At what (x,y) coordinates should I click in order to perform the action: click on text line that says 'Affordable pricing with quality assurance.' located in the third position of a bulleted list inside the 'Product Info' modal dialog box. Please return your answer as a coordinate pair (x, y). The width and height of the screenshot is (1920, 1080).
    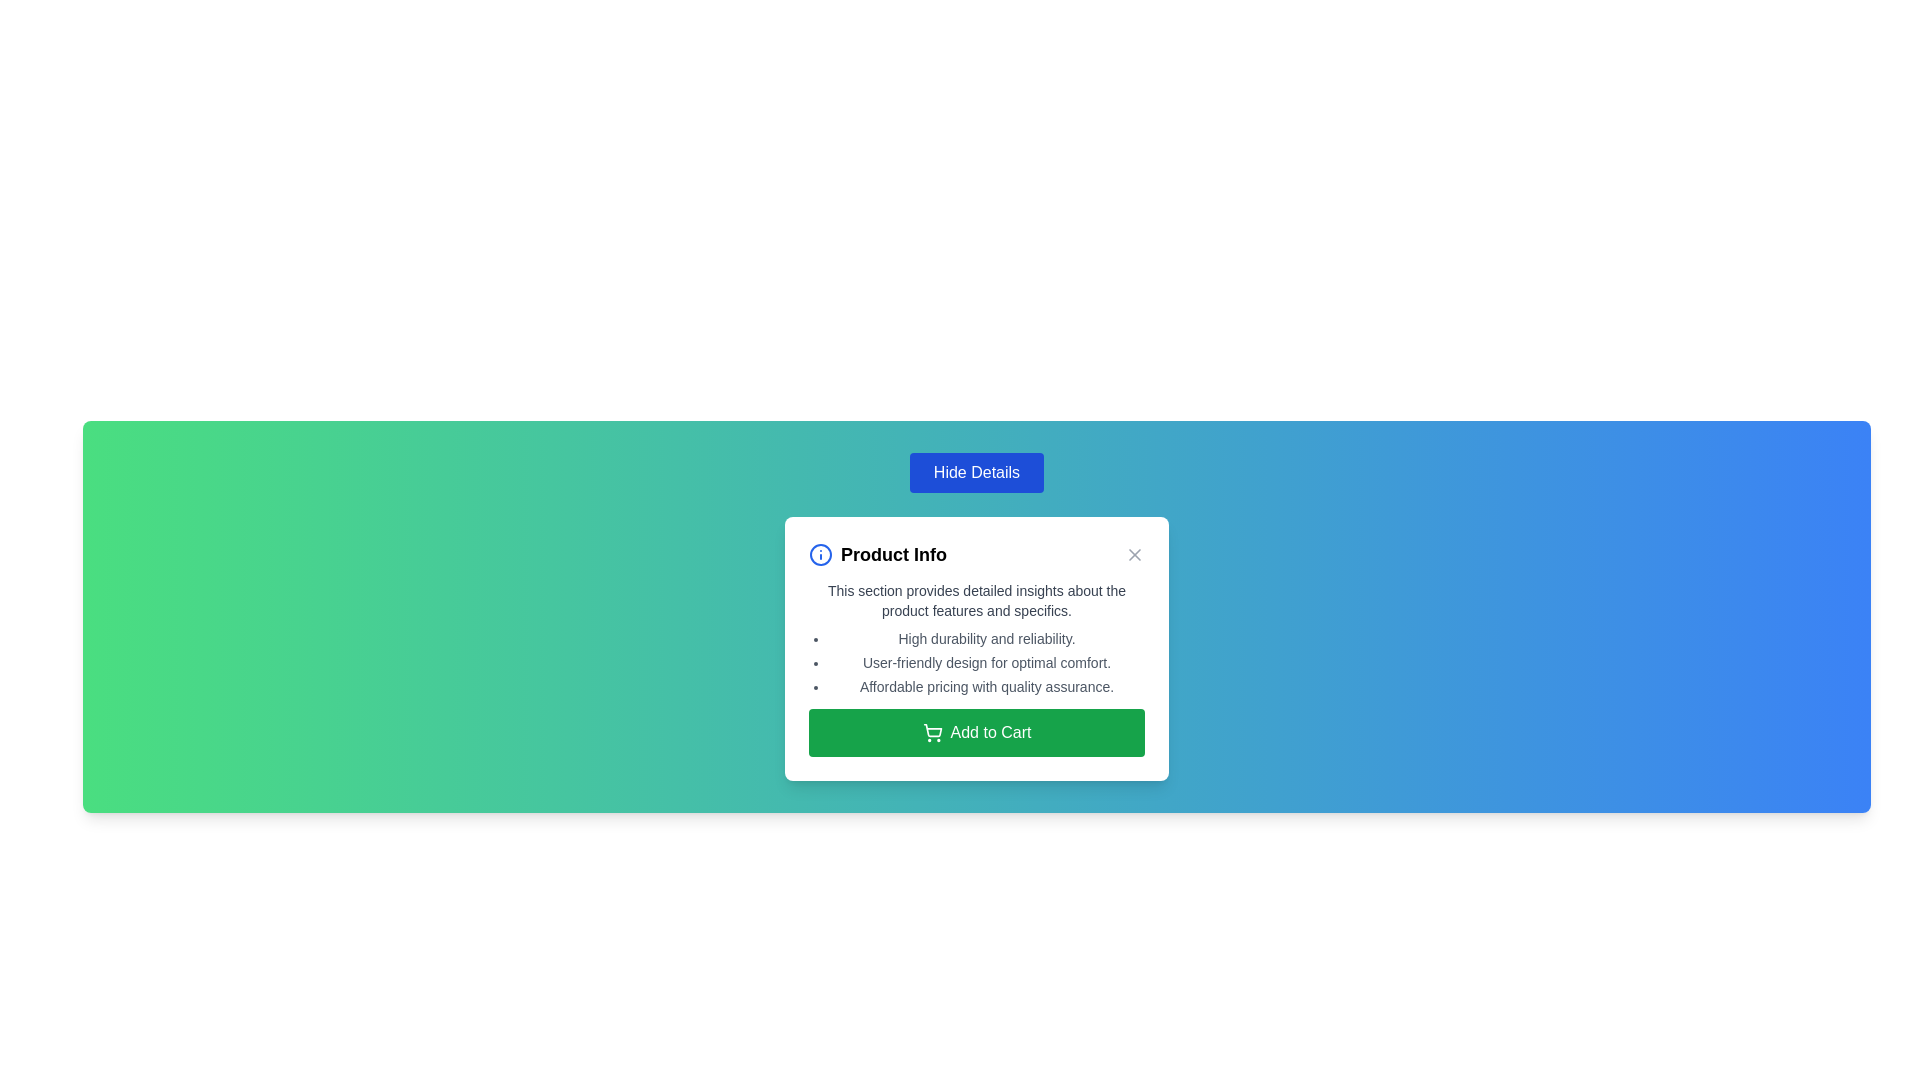
    Looking at the image, I should click on (987, 685).